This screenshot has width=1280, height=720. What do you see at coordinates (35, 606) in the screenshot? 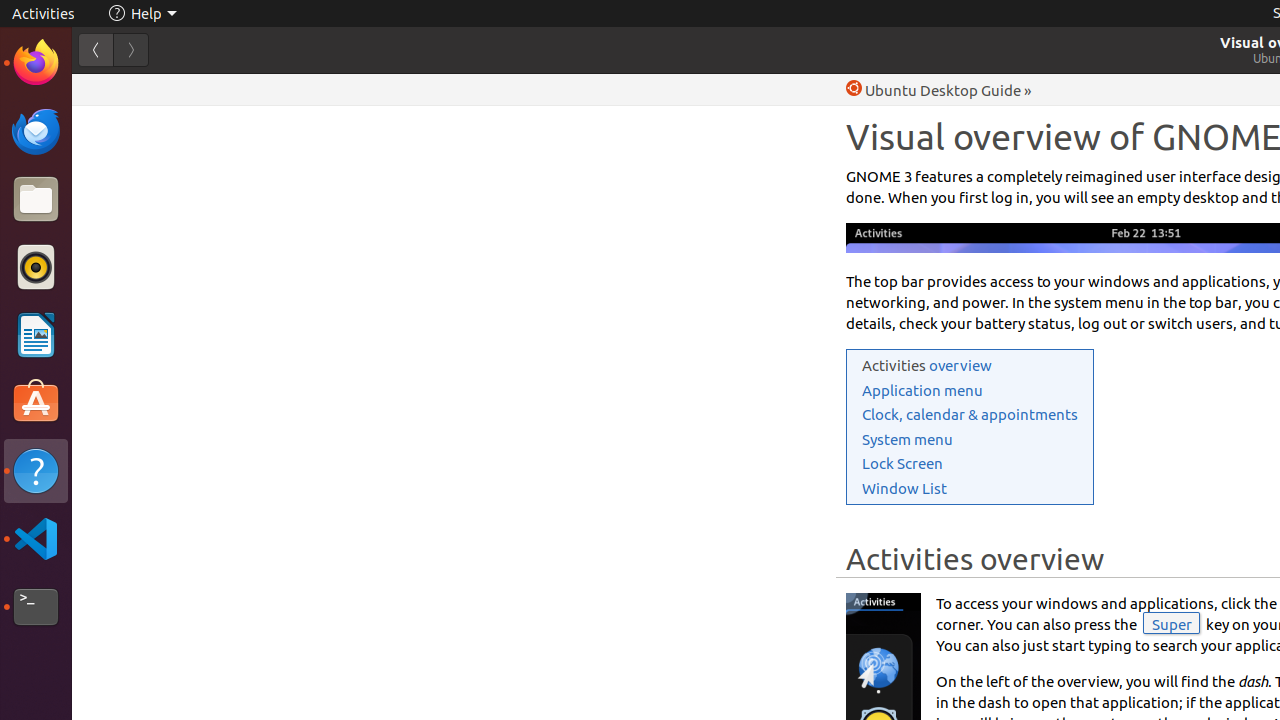
I see `'Terminal'` at bounding box center [35, 606].